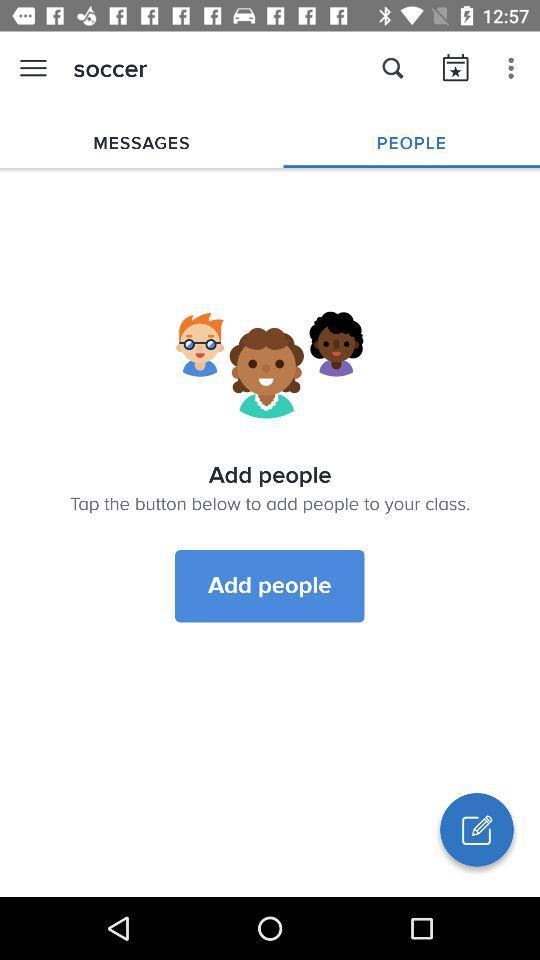 The width and height of the screenshot is (540, 960). Describe the element at coordinates (475, 829) in the screenshot. I see `post` at that location.